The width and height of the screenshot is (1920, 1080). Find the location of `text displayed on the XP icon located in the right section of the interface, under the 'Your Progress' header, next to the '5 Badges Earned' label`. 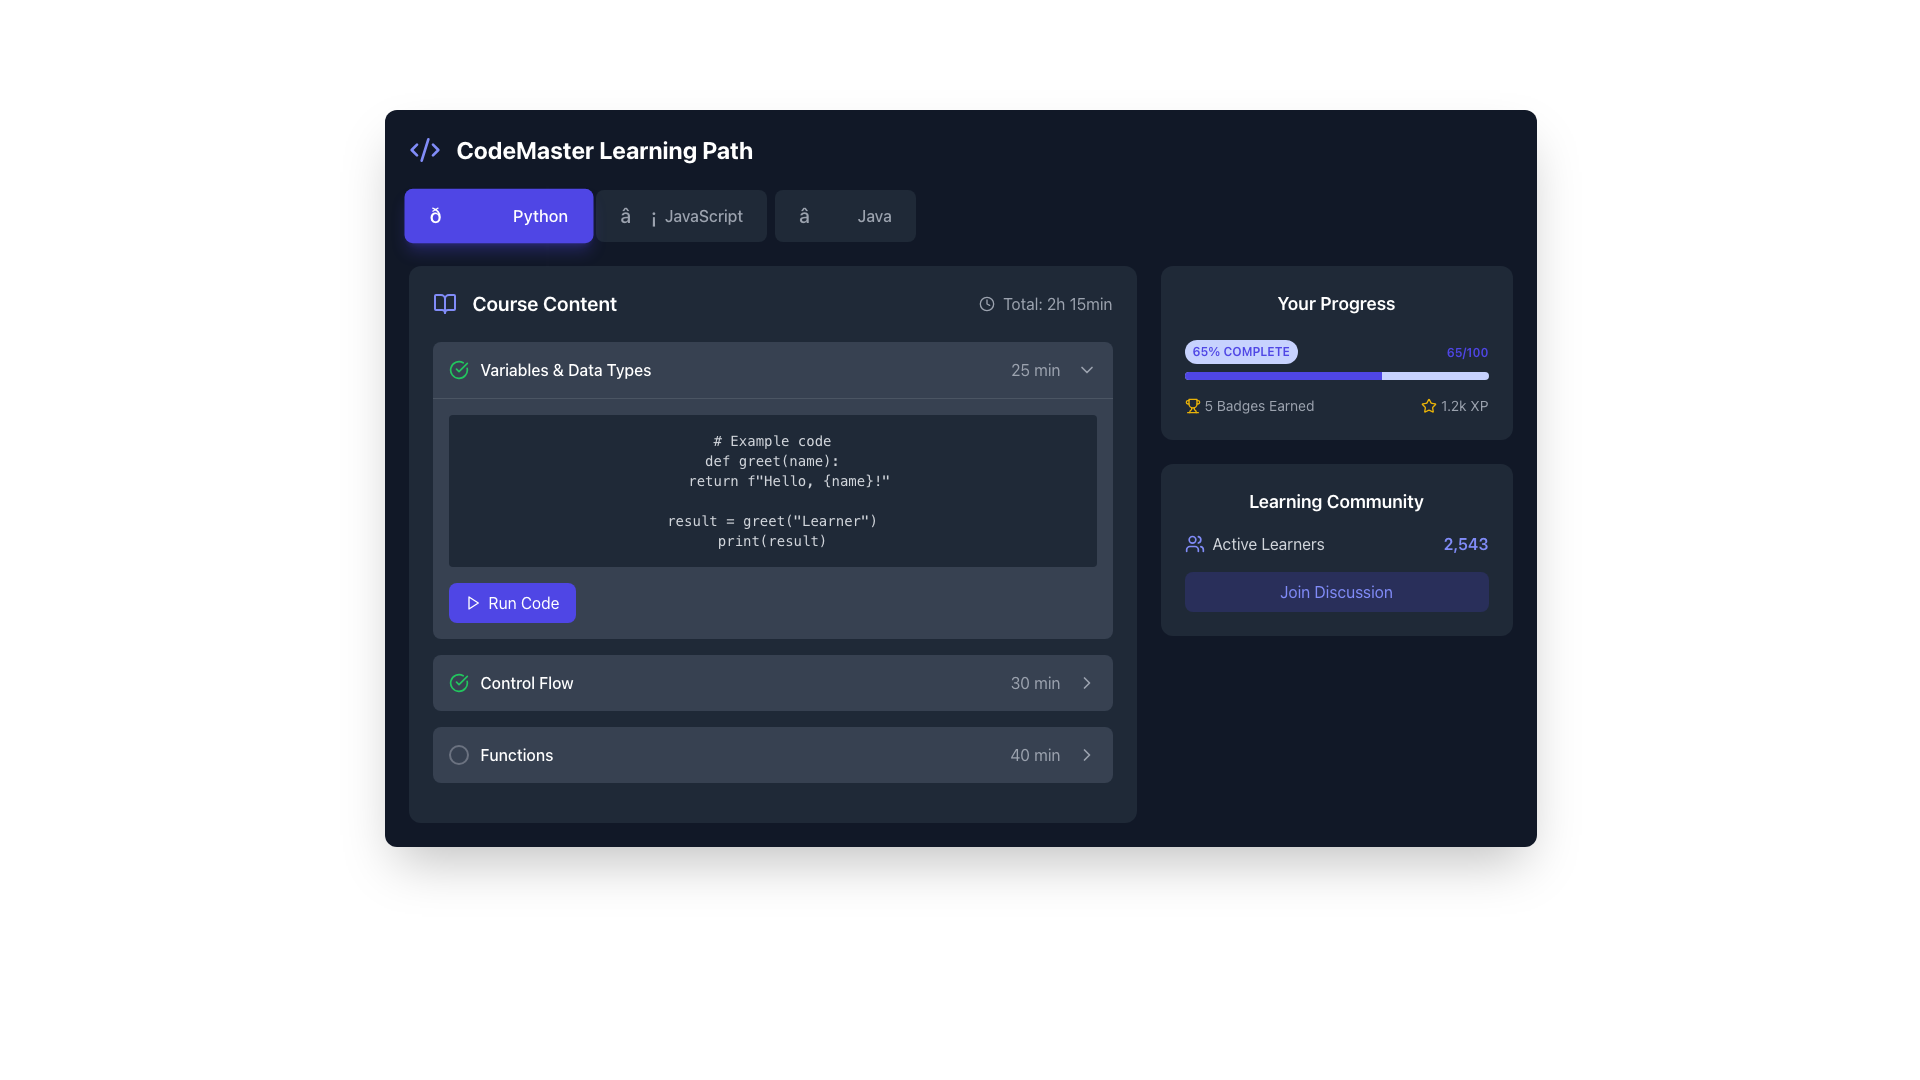

text displayed on the XP icon located in the right section of the interface, under the 'Your Progress' header, next to the '5 Badges Earned' label is located at coordinates (1454, 405).